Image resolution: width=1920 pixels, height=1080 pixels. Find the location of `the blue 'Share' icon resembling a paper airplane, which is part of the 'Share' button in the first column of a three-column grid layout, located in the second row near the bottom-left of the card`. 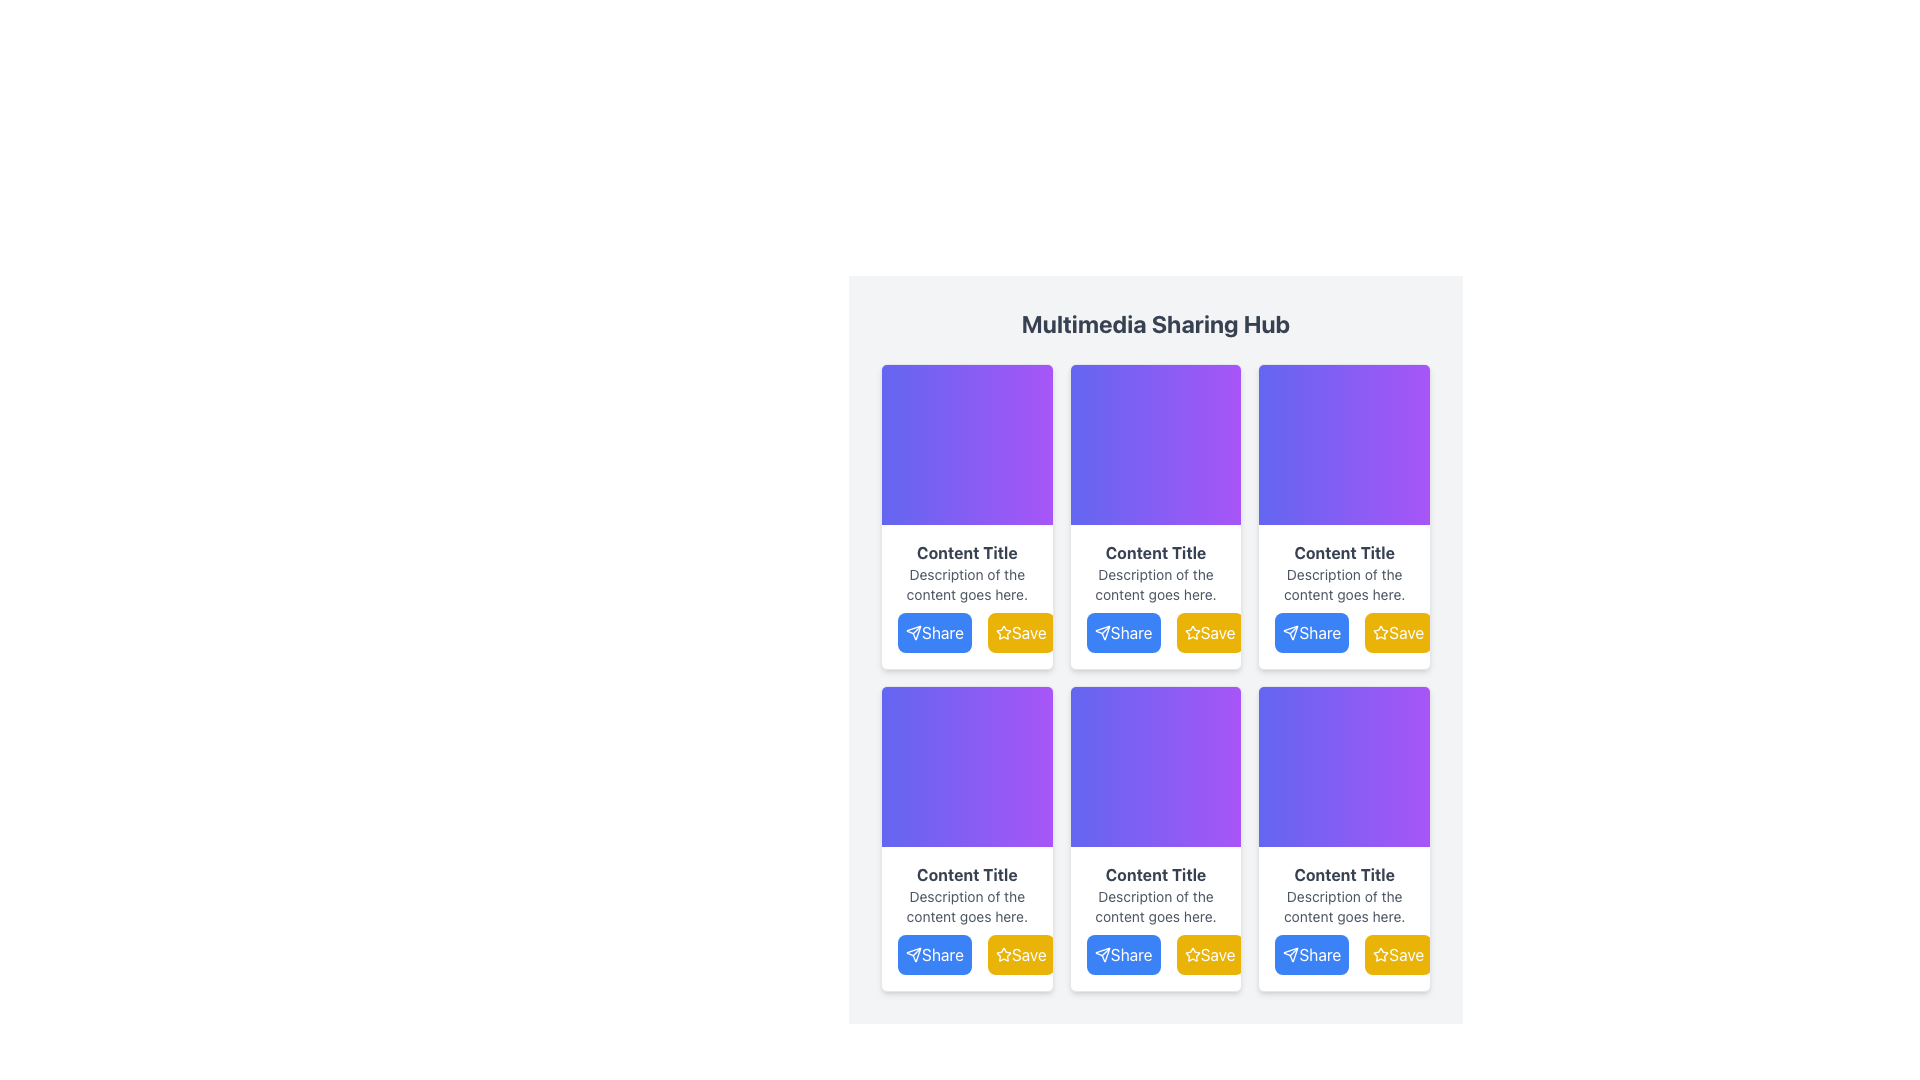

the blue 'Share' icon resembling a paper airplane, which is part of the 'Share' button in the first column of a three-column grid layout, located in the second row near the bottom-left of the card is located at coordinates (912, 632).